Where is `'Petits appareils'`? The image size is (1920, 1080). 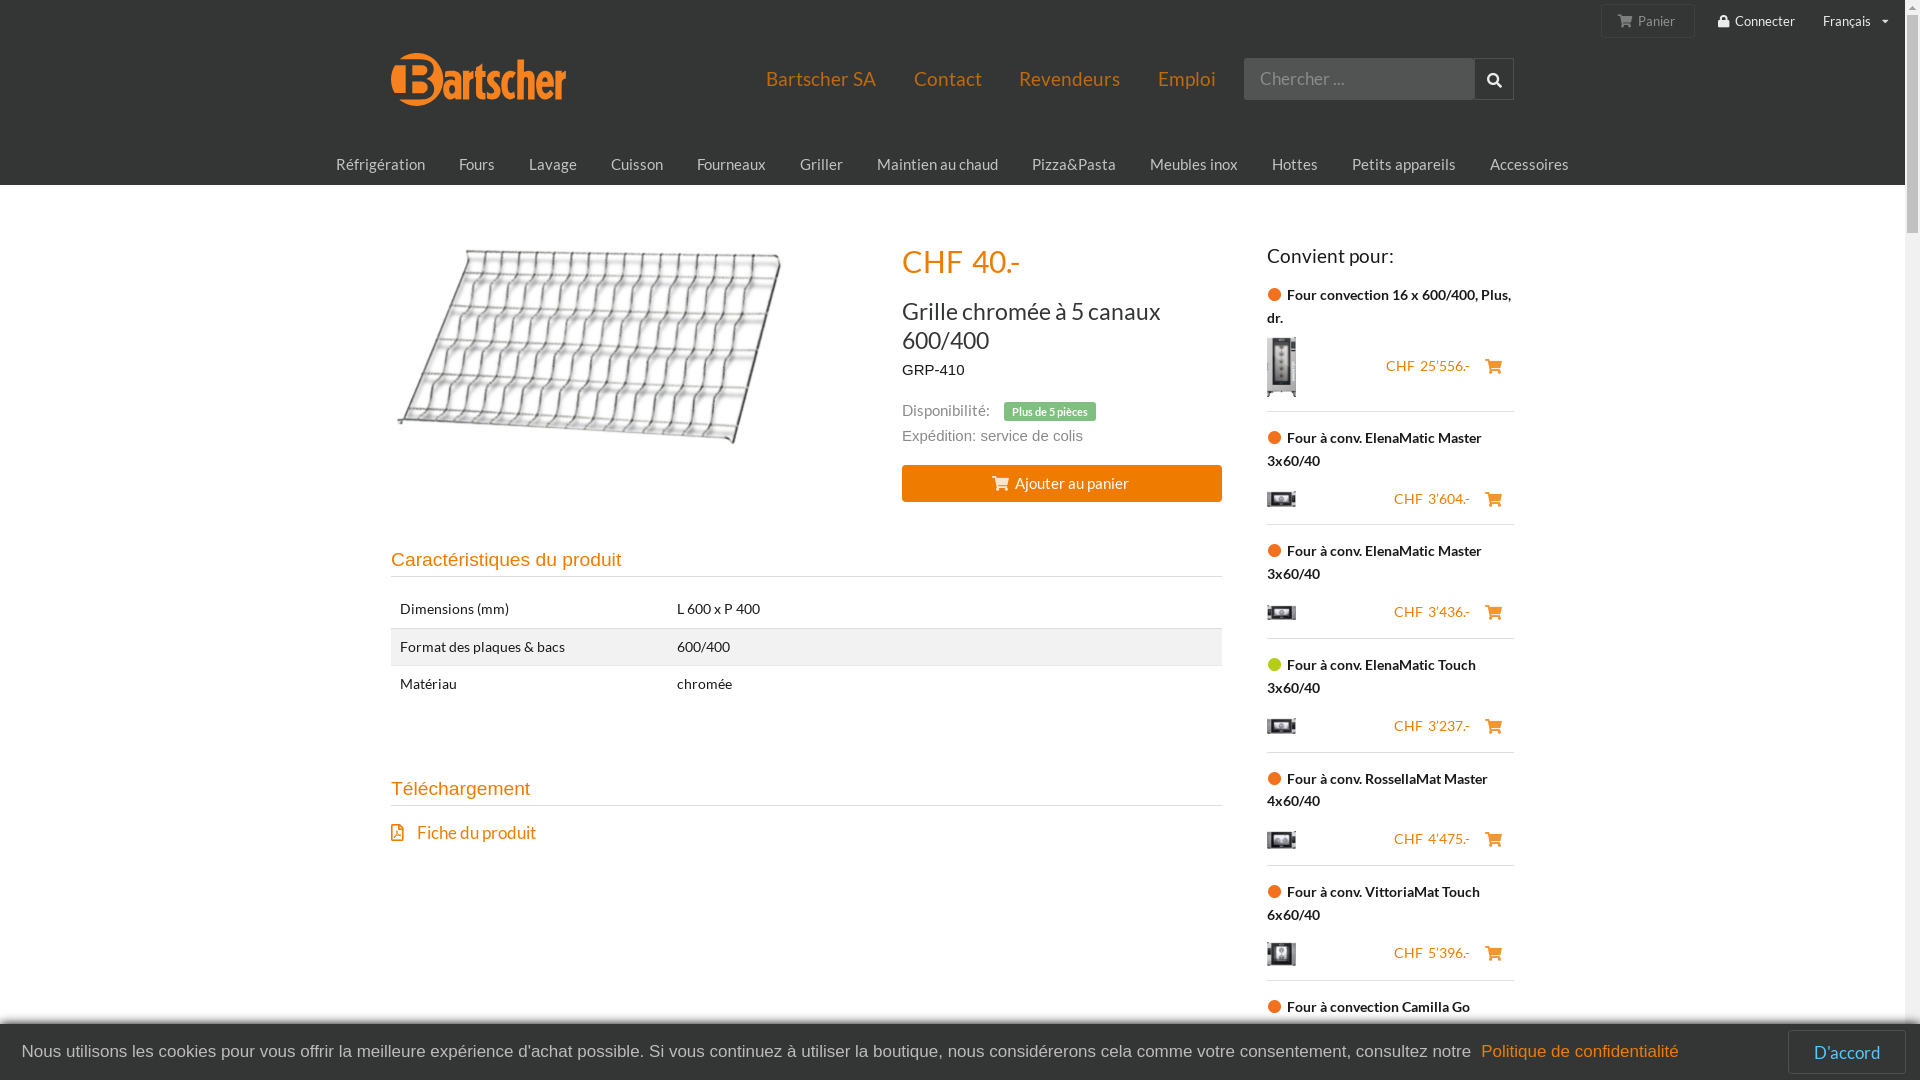
'Petits appareils' is located at coordinates (1402, 164).